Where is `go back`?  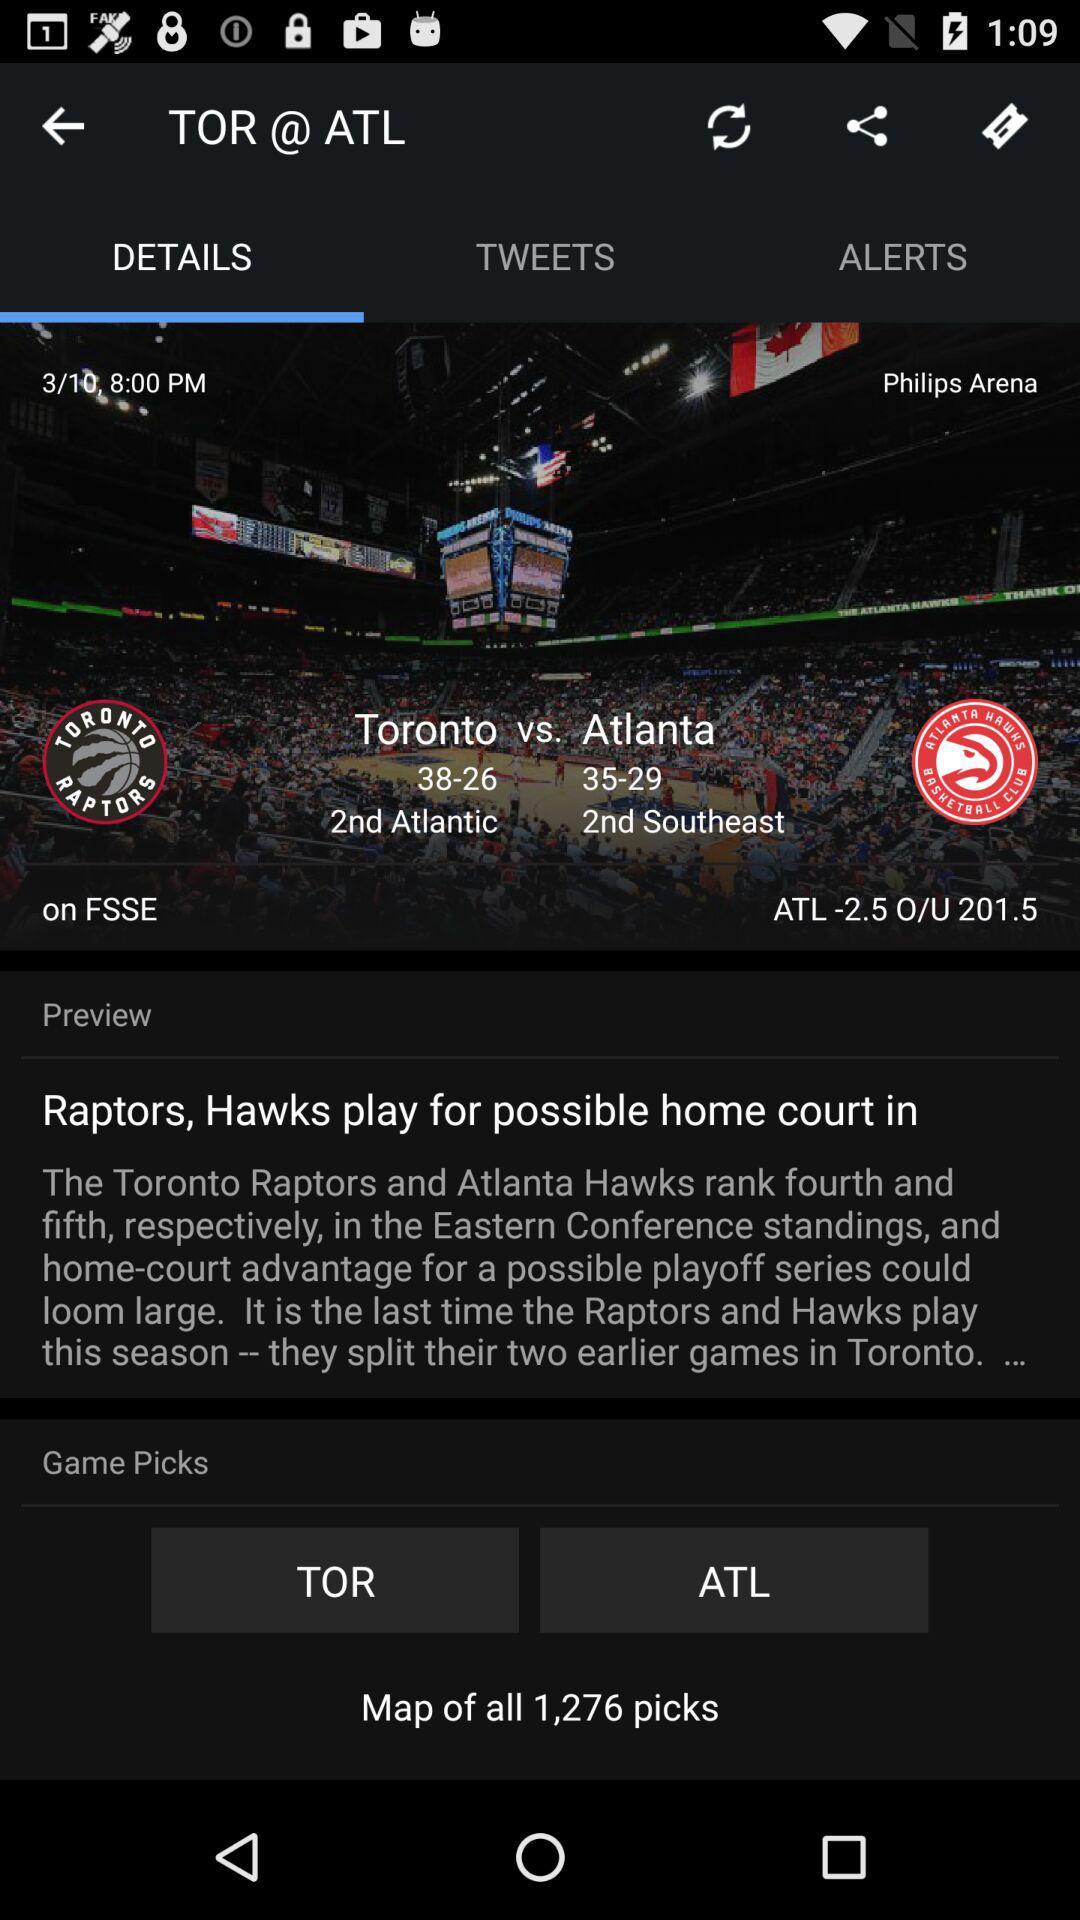 go back is located at coordinates (61, 124).